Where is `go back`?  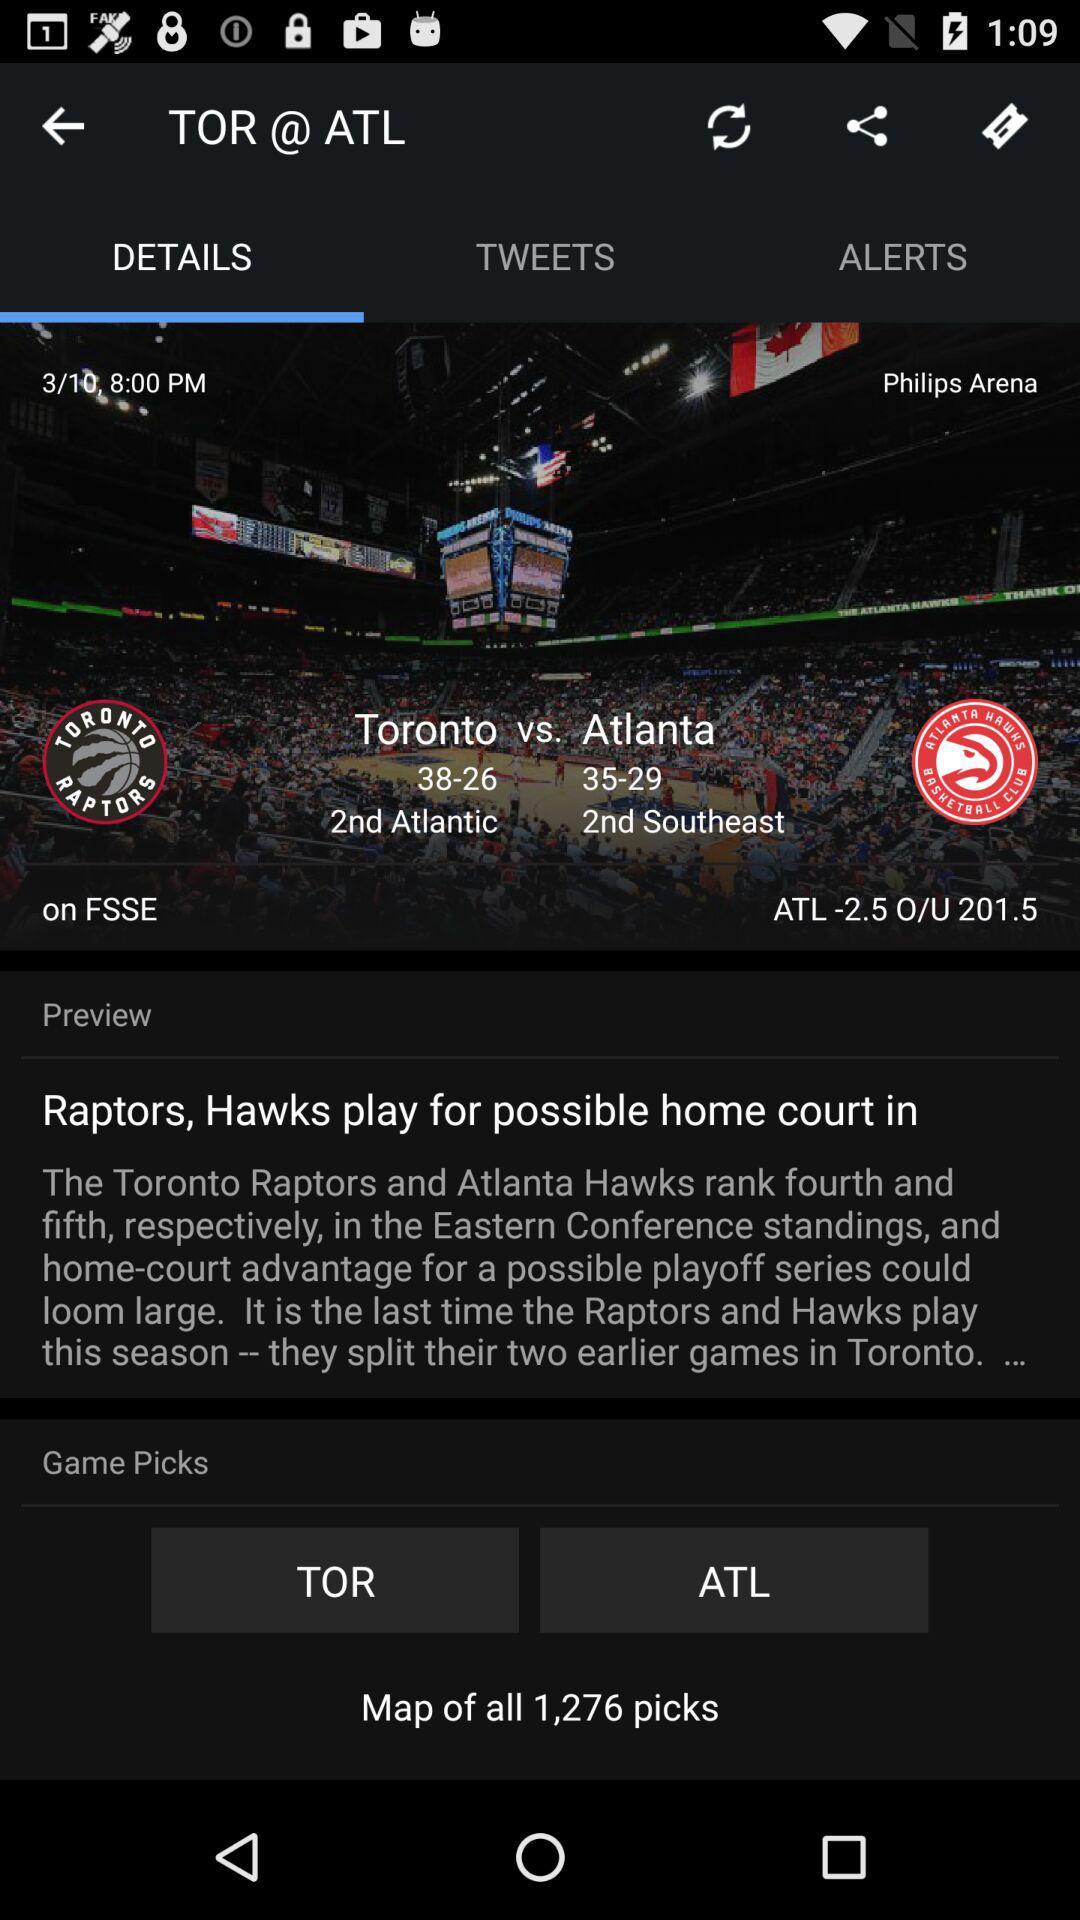 go back is located at coordinates (61, 124).